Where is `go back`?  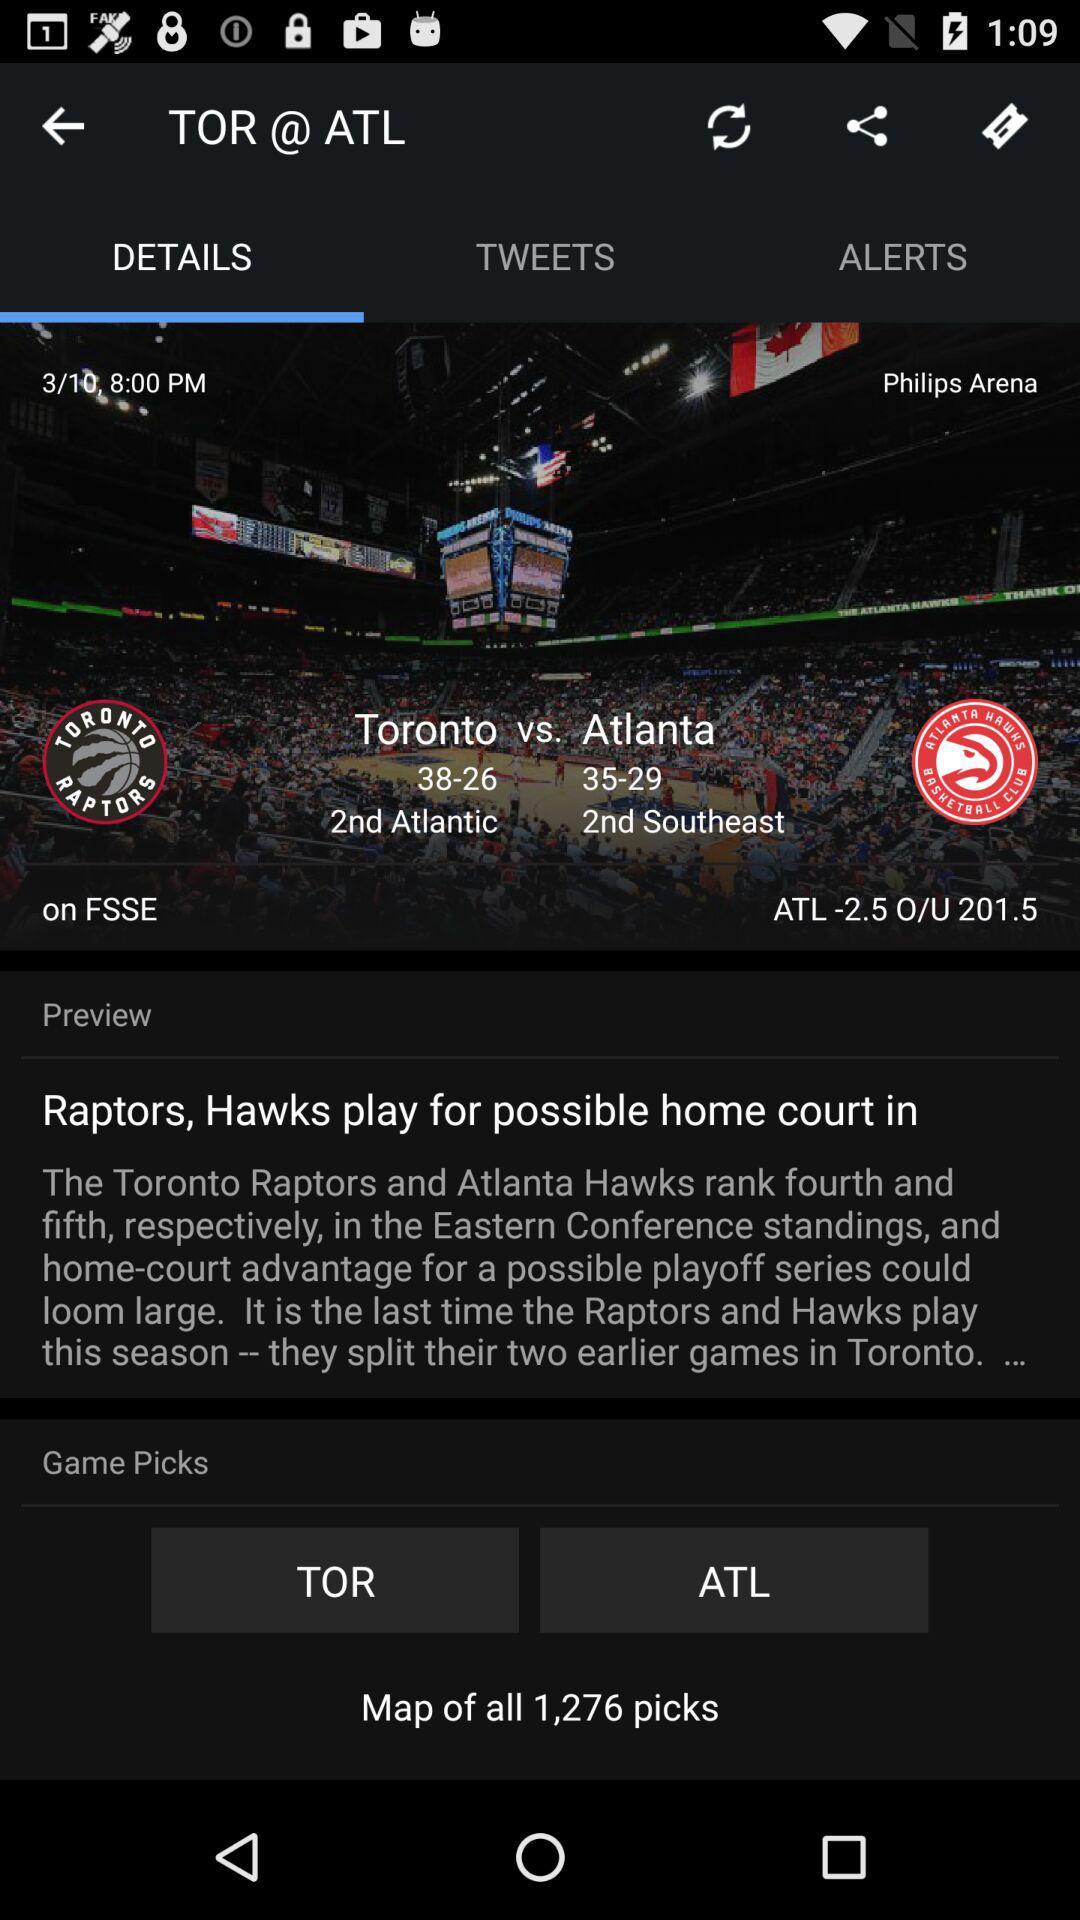 go back is located at coordinates (61, 124).